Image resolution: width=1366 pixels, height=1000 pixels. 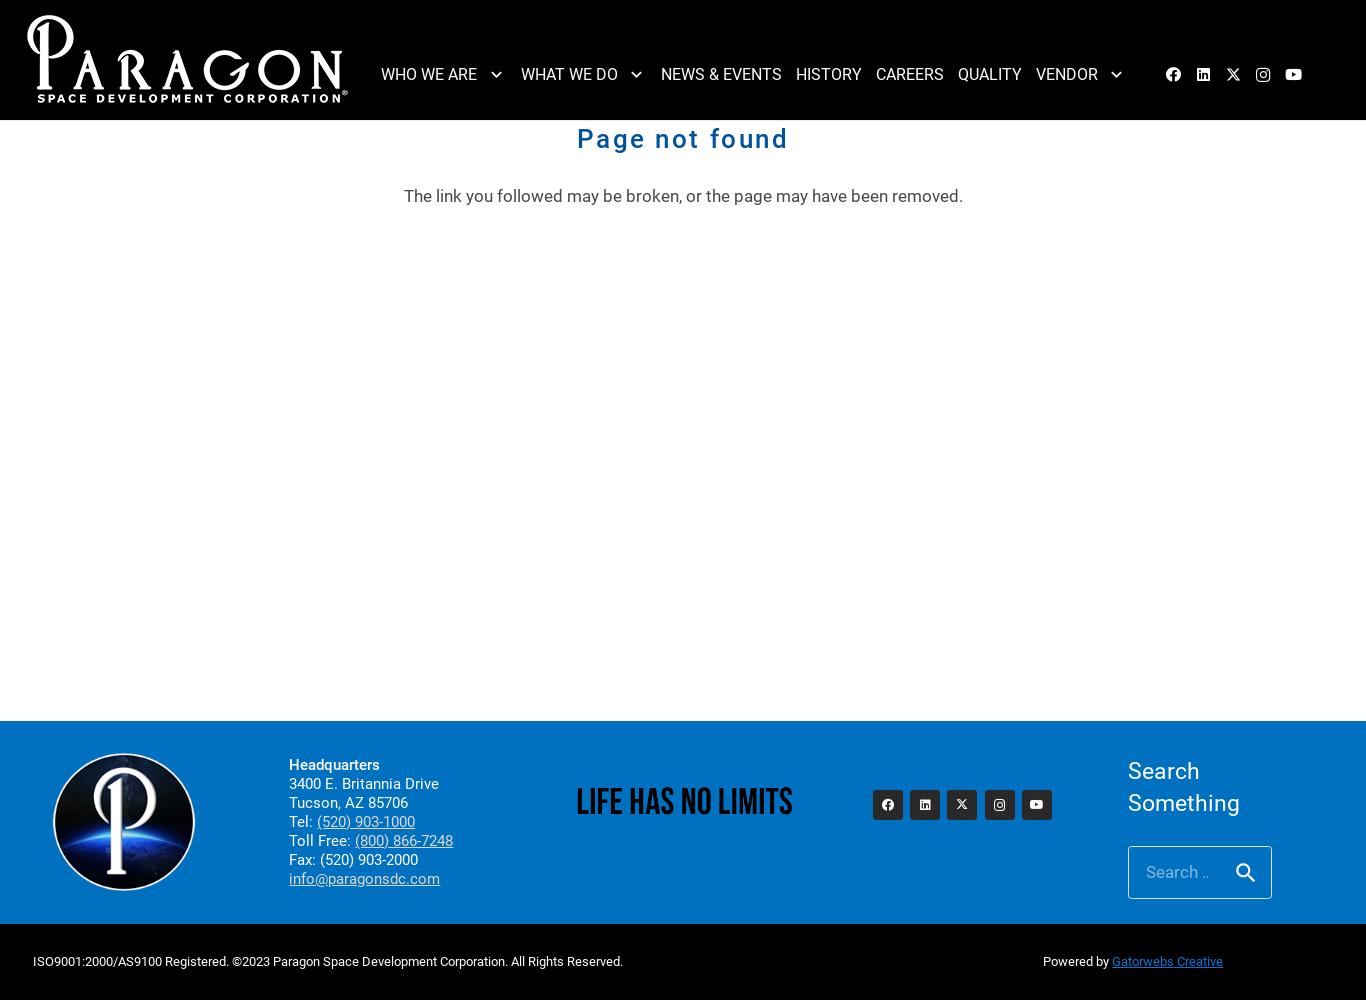 What do you see at coordinates (1182, 787) in the screenshot?
I see `'Search Something'` at bounding box center [1182, 787].